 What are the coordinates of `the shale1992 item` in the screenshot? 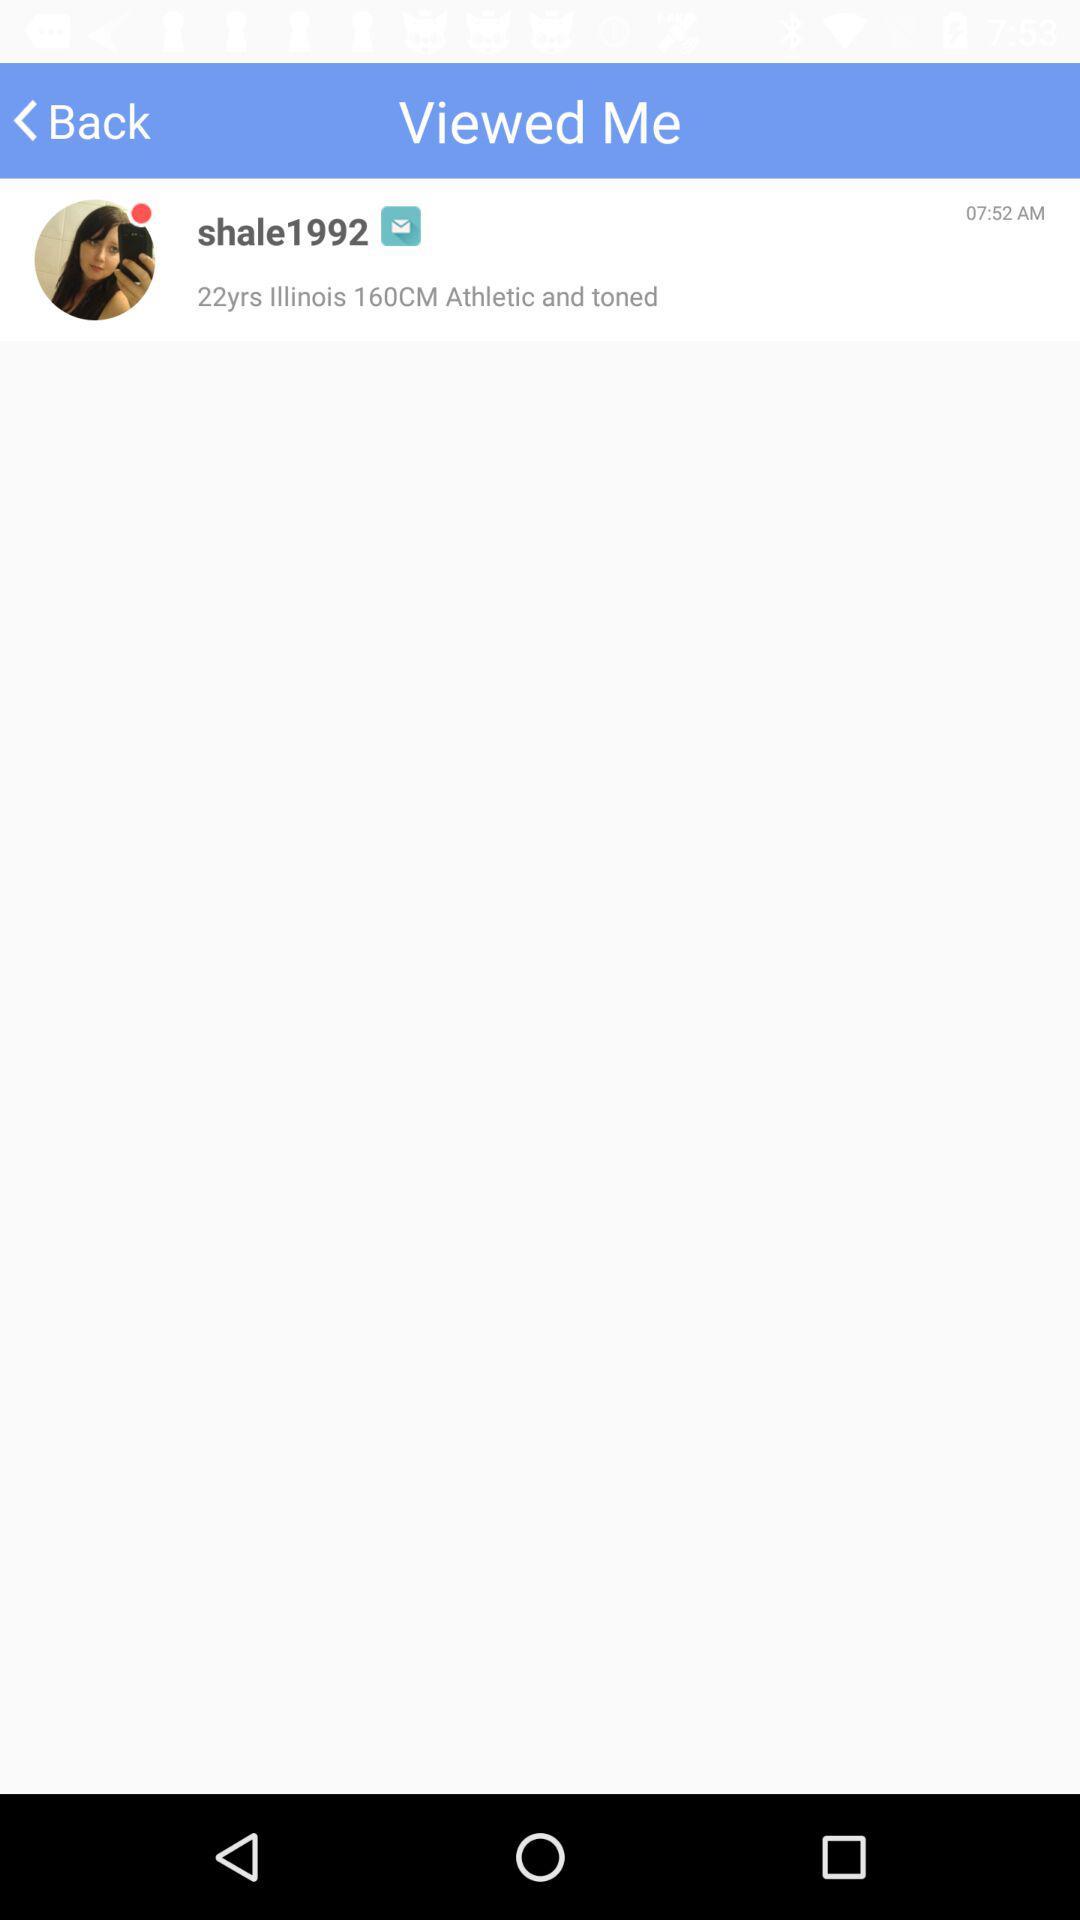 It's located at (283, 230).